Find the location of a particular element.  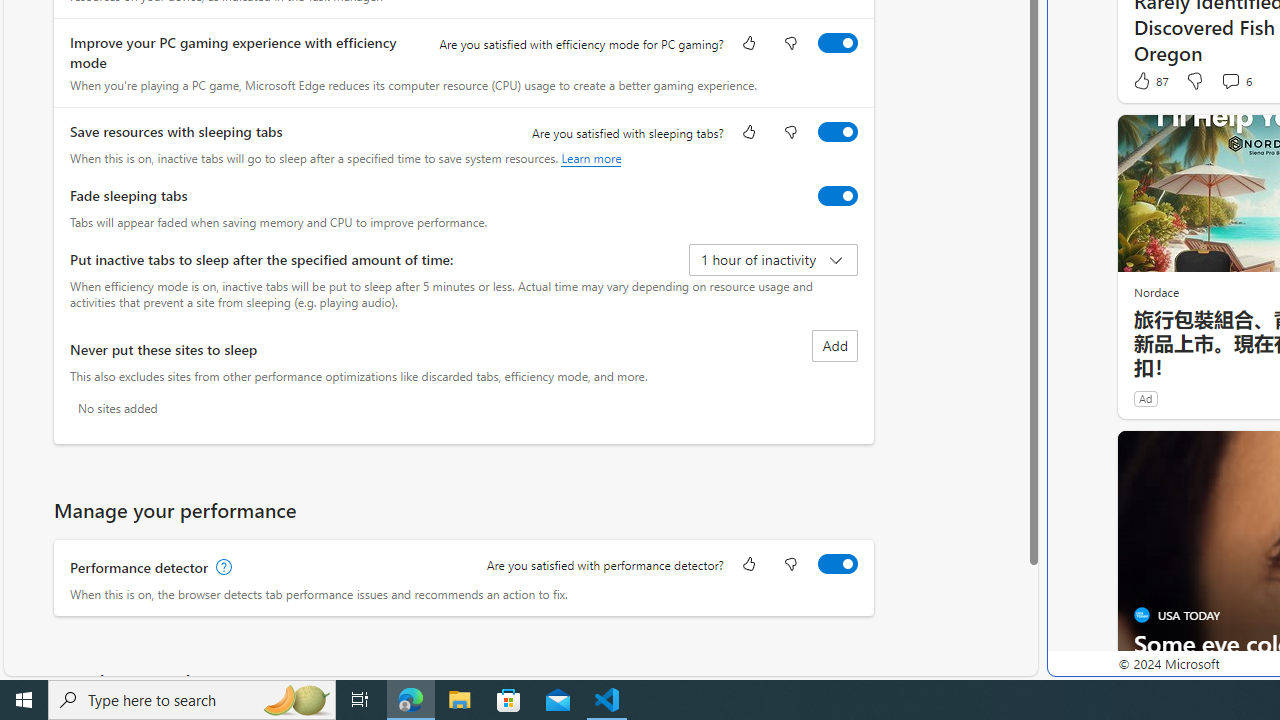

'Fade sleeping tabs' is located at coordinates (837, 195).